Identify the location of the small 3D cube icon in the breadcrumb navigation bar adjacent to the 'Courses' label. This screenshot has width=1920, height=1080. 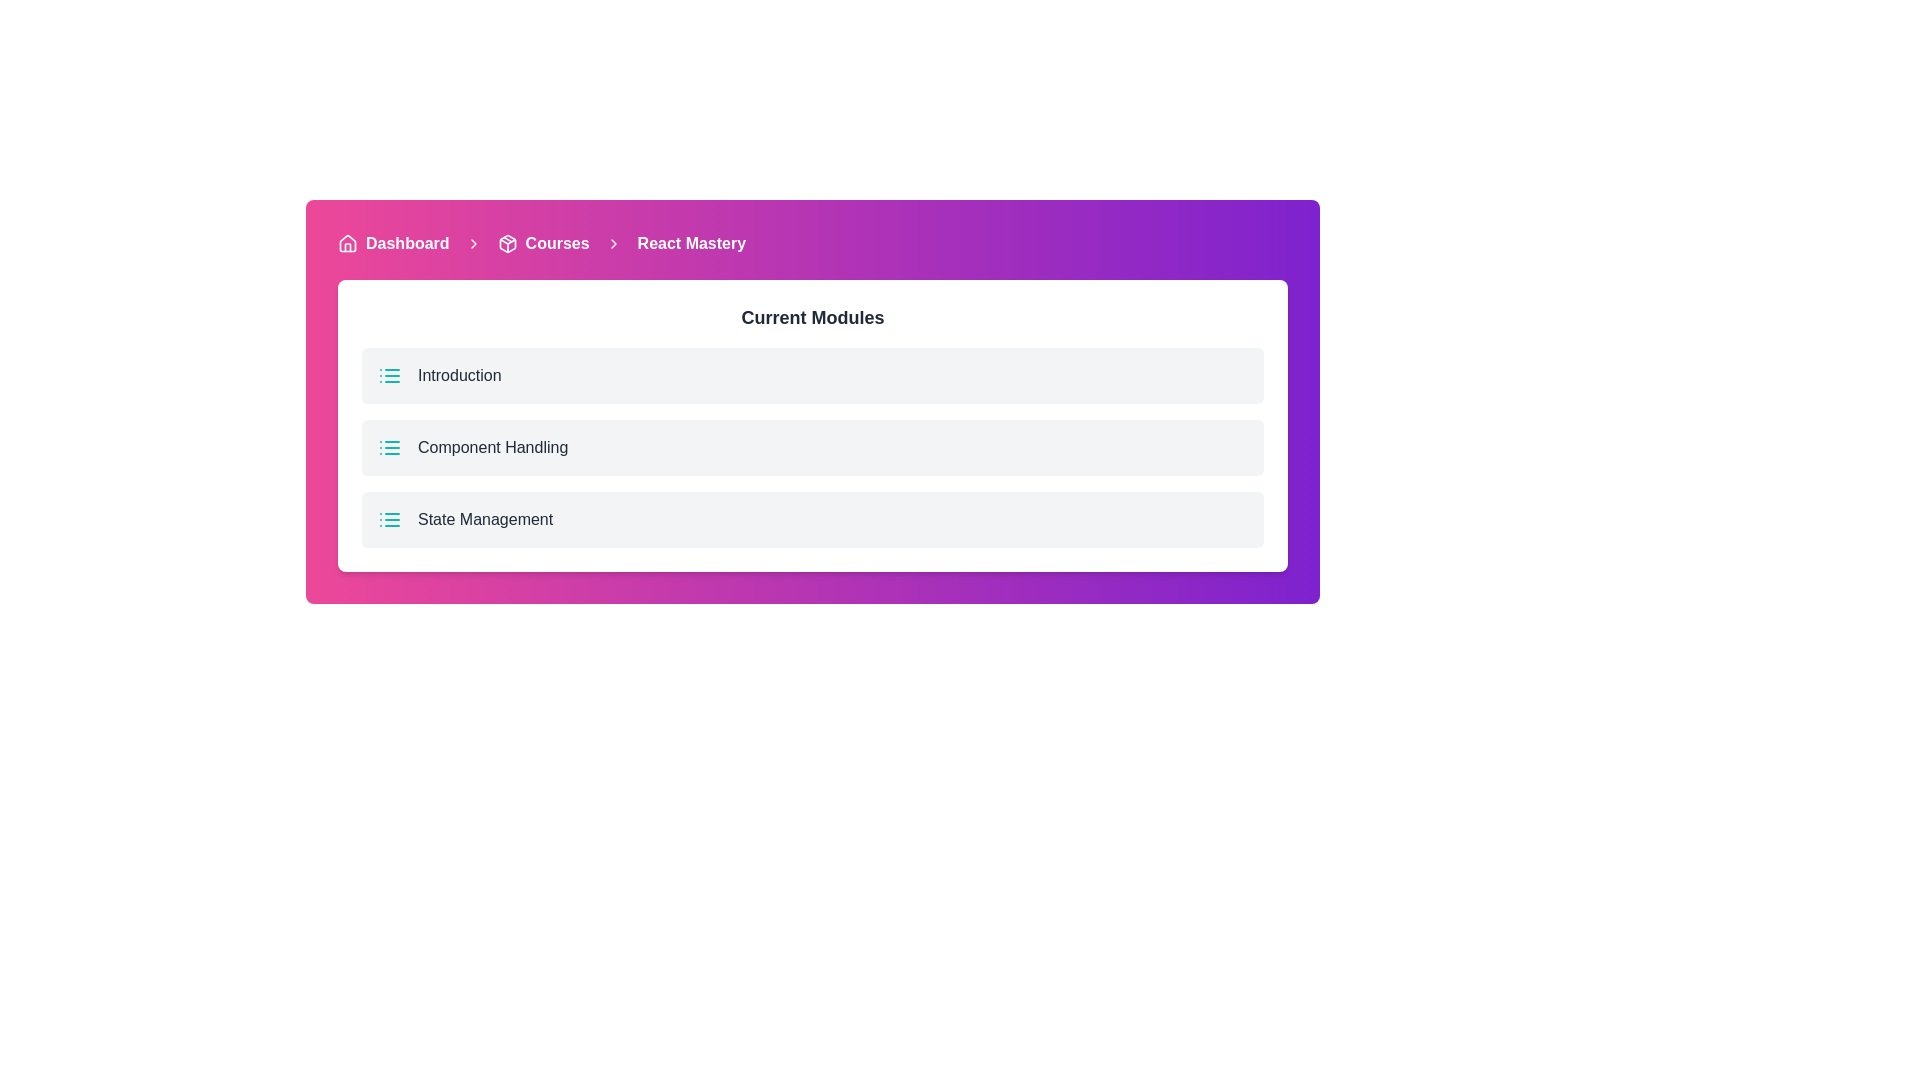
(507, 242).